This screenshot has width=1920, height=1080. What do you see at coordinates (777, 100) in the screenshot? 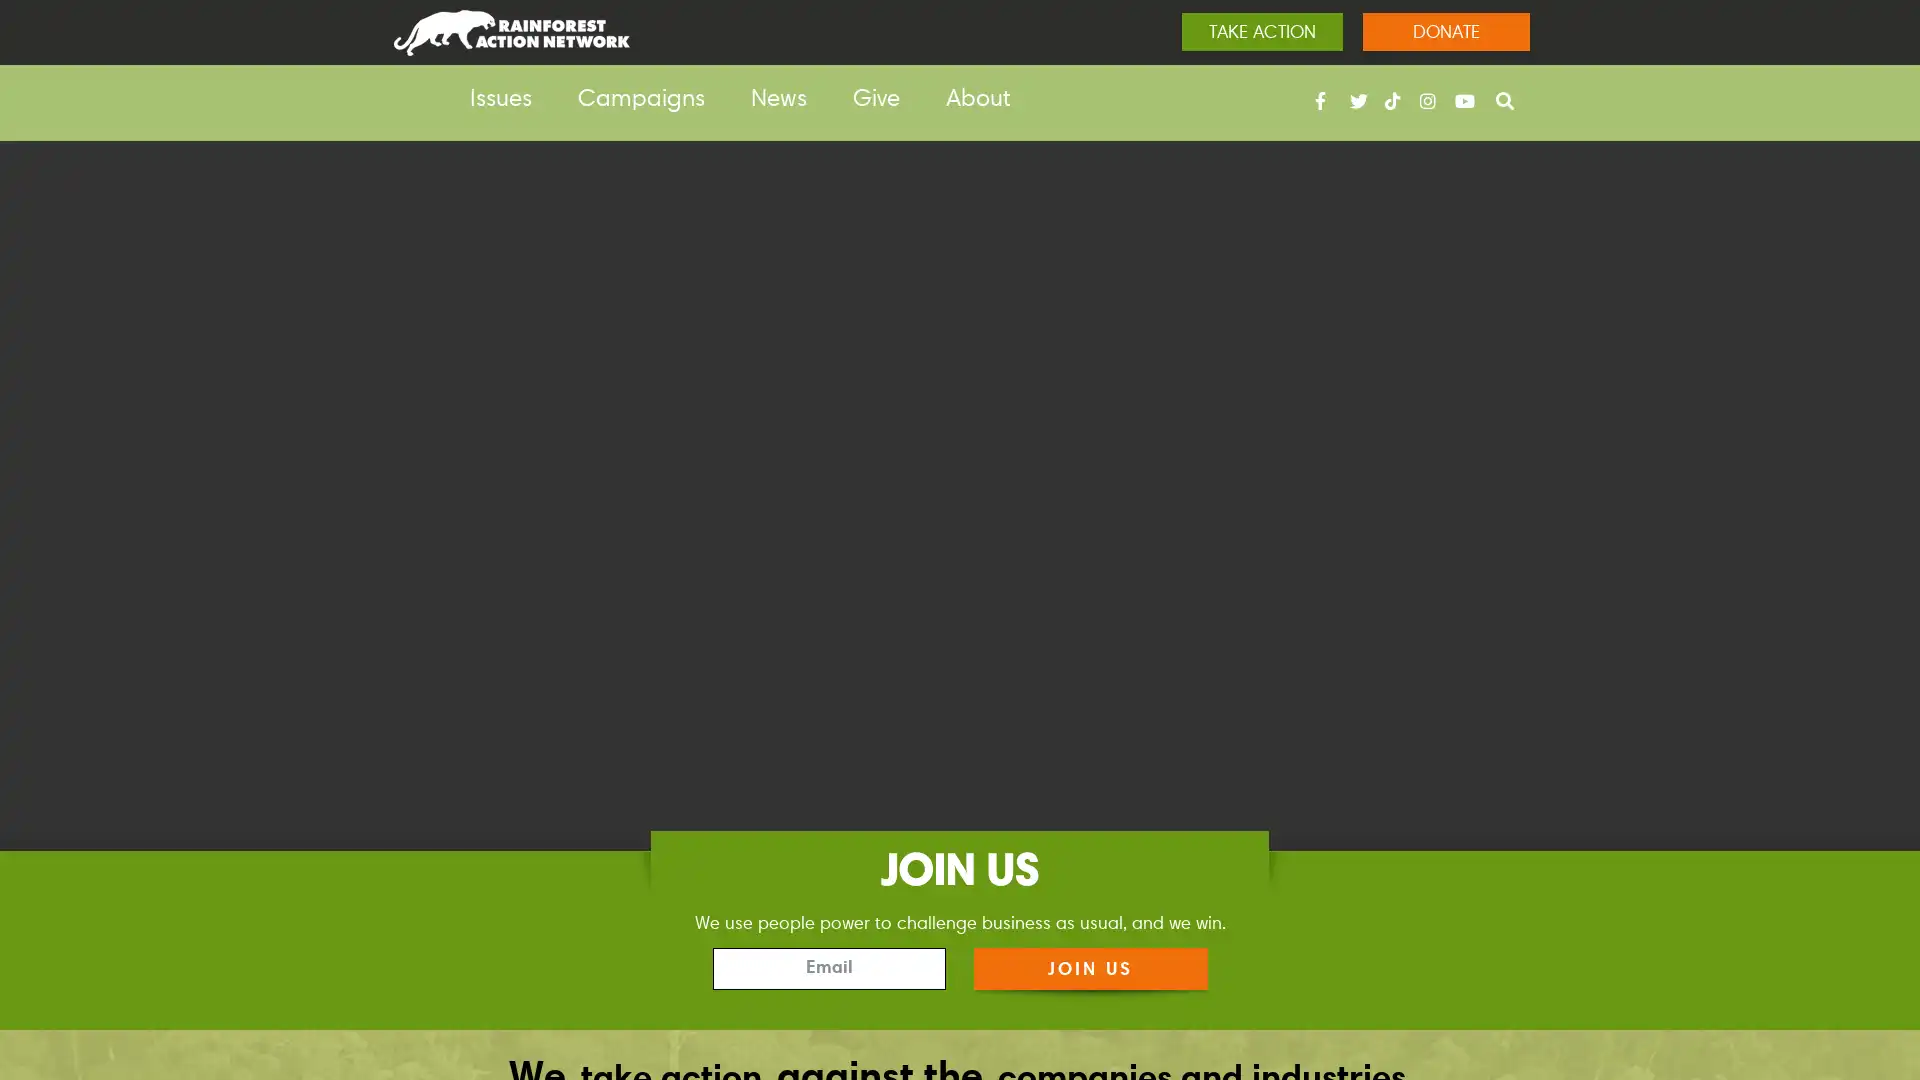
I see `News` at bounding box center [777, 100].